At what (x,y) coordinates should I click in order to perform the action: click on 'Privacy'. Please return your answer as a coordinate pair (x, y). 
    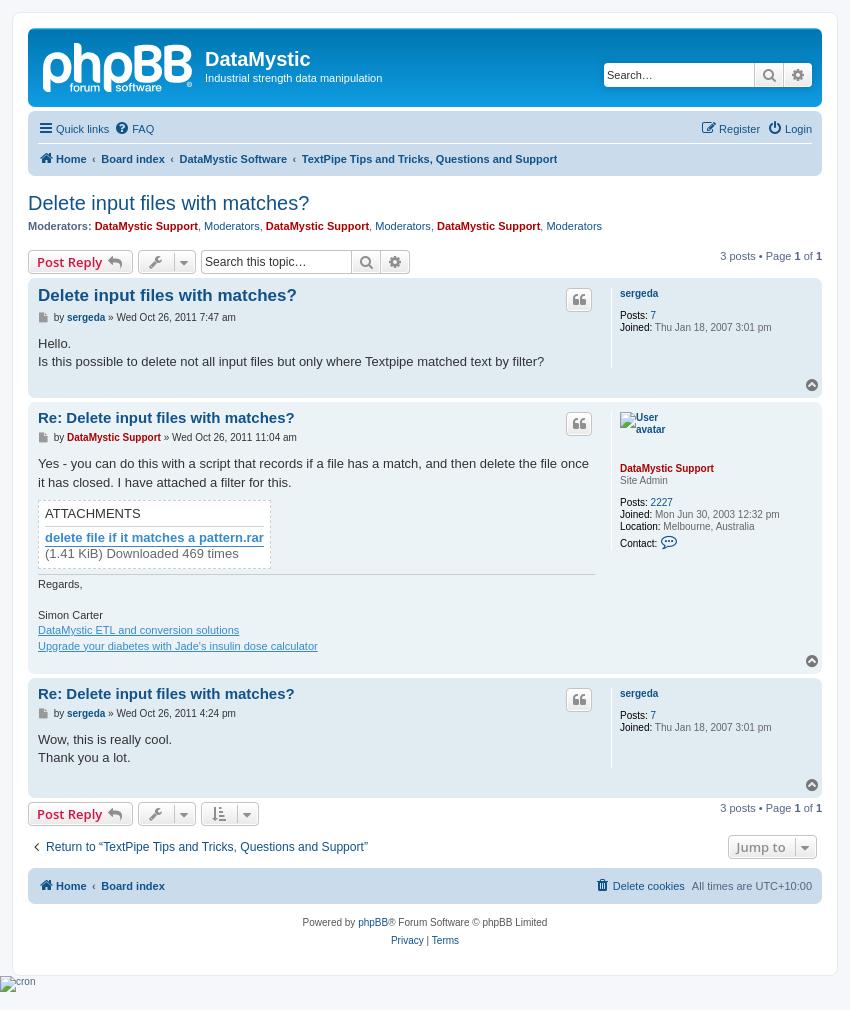
    Looking at the image, I should click on (406, 939).